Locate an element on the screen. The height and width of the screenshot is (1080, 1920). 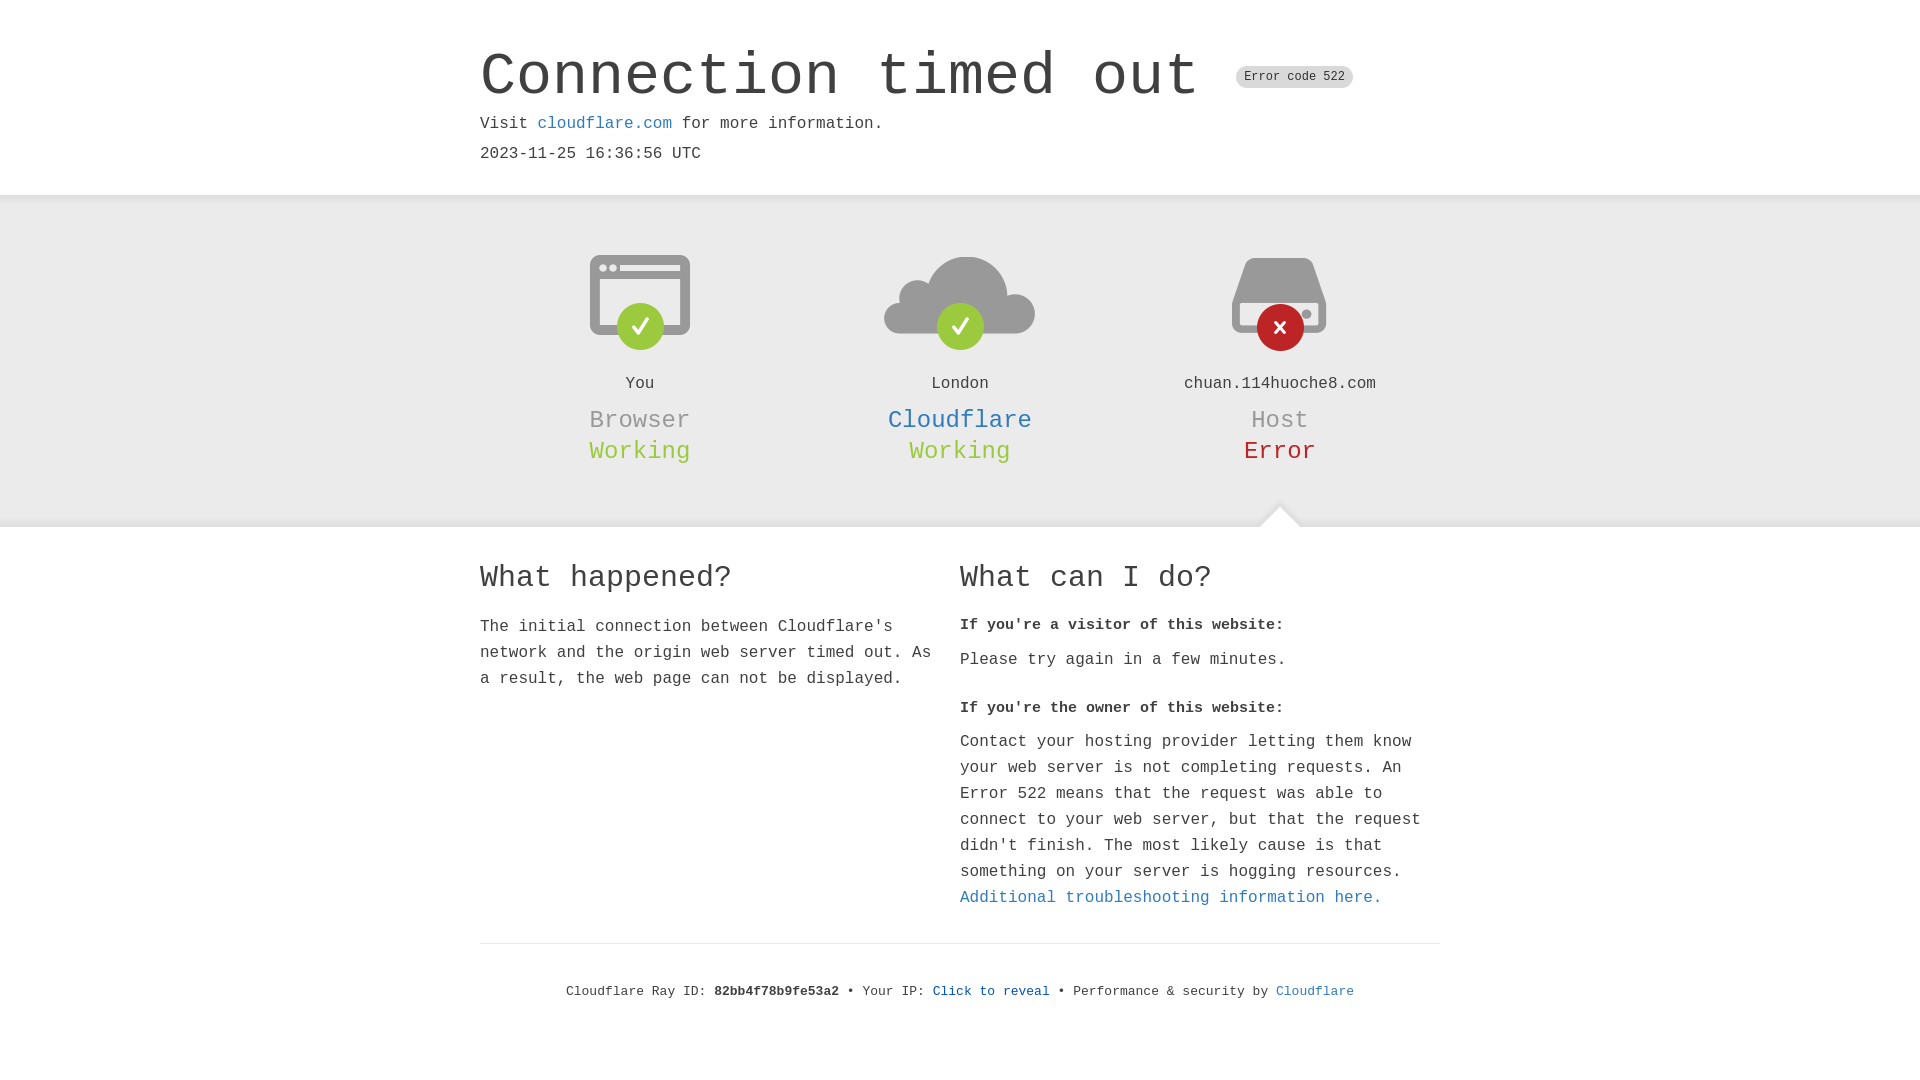
'cloudflare.com' is located at coordinates (537, 123).